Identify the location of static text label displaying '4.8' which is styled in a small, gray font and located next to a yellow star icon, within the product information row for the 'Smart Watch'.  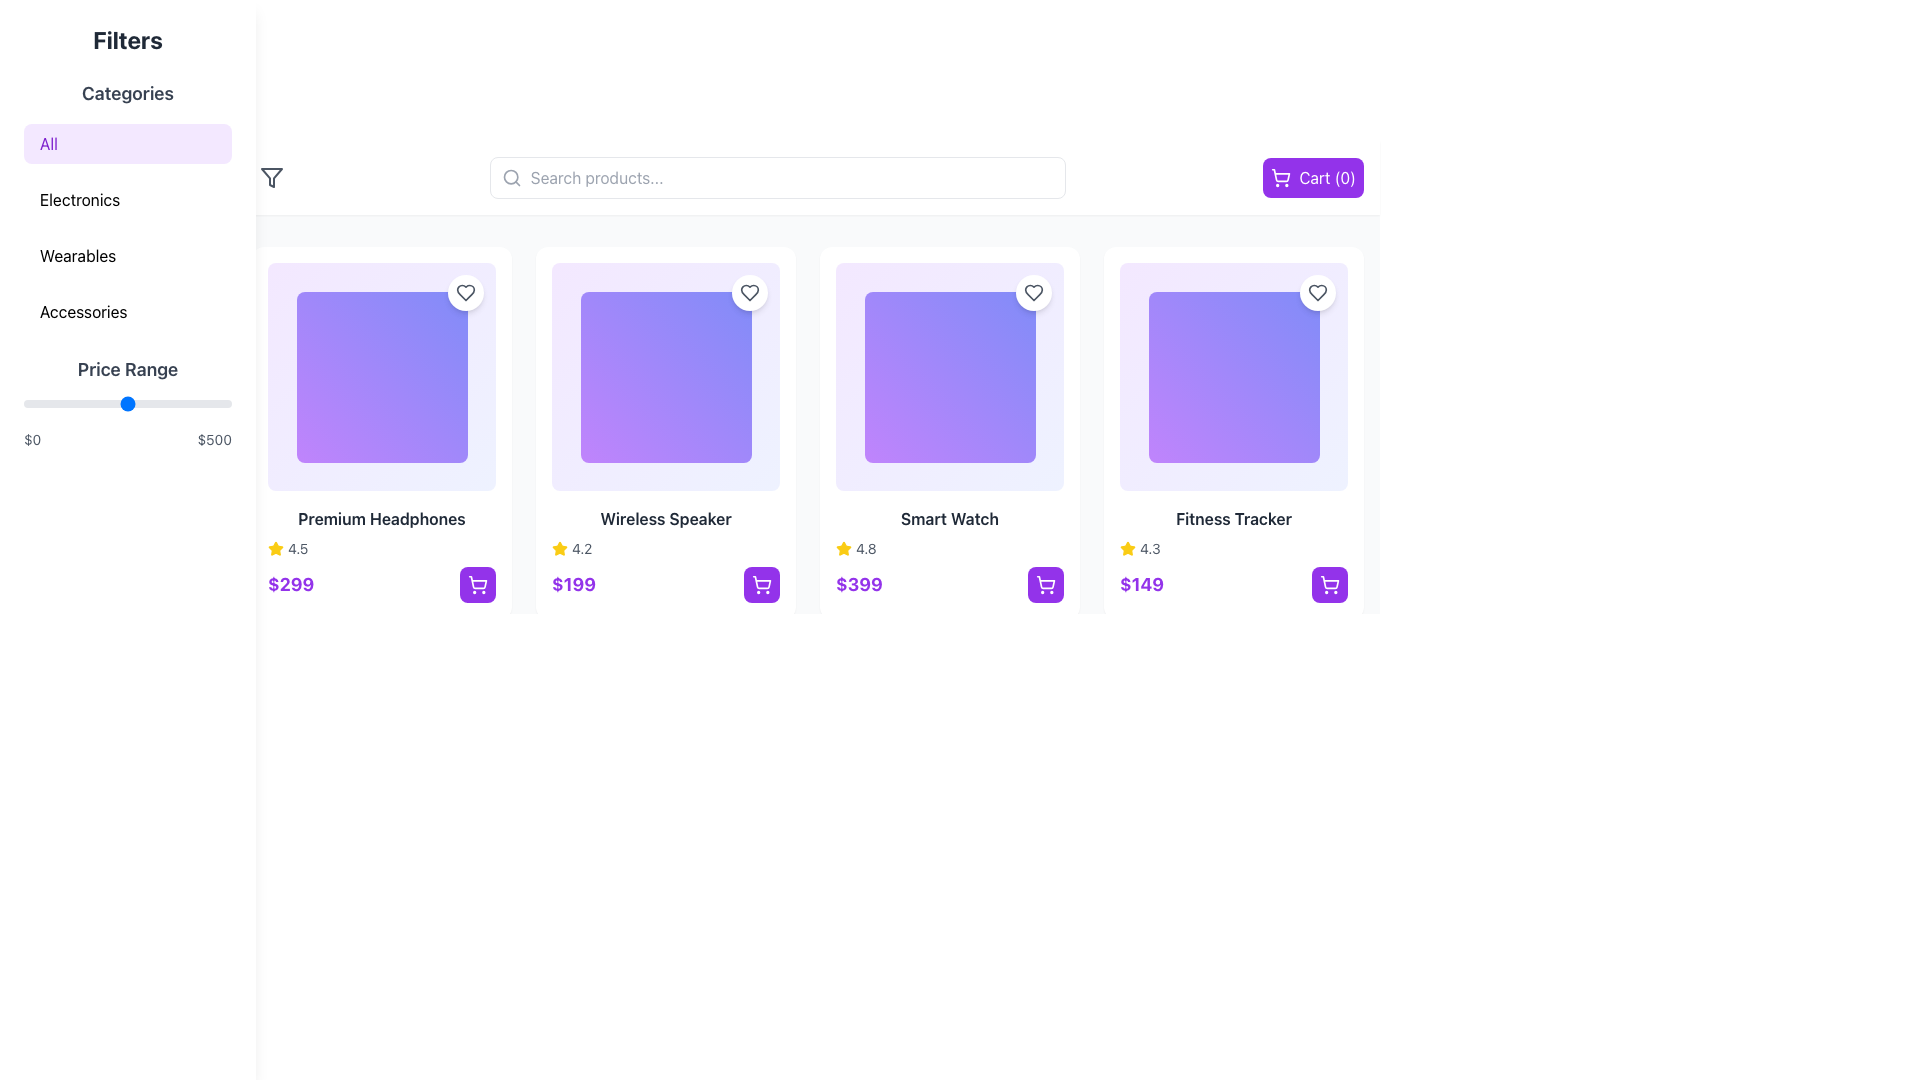
(866, 548).